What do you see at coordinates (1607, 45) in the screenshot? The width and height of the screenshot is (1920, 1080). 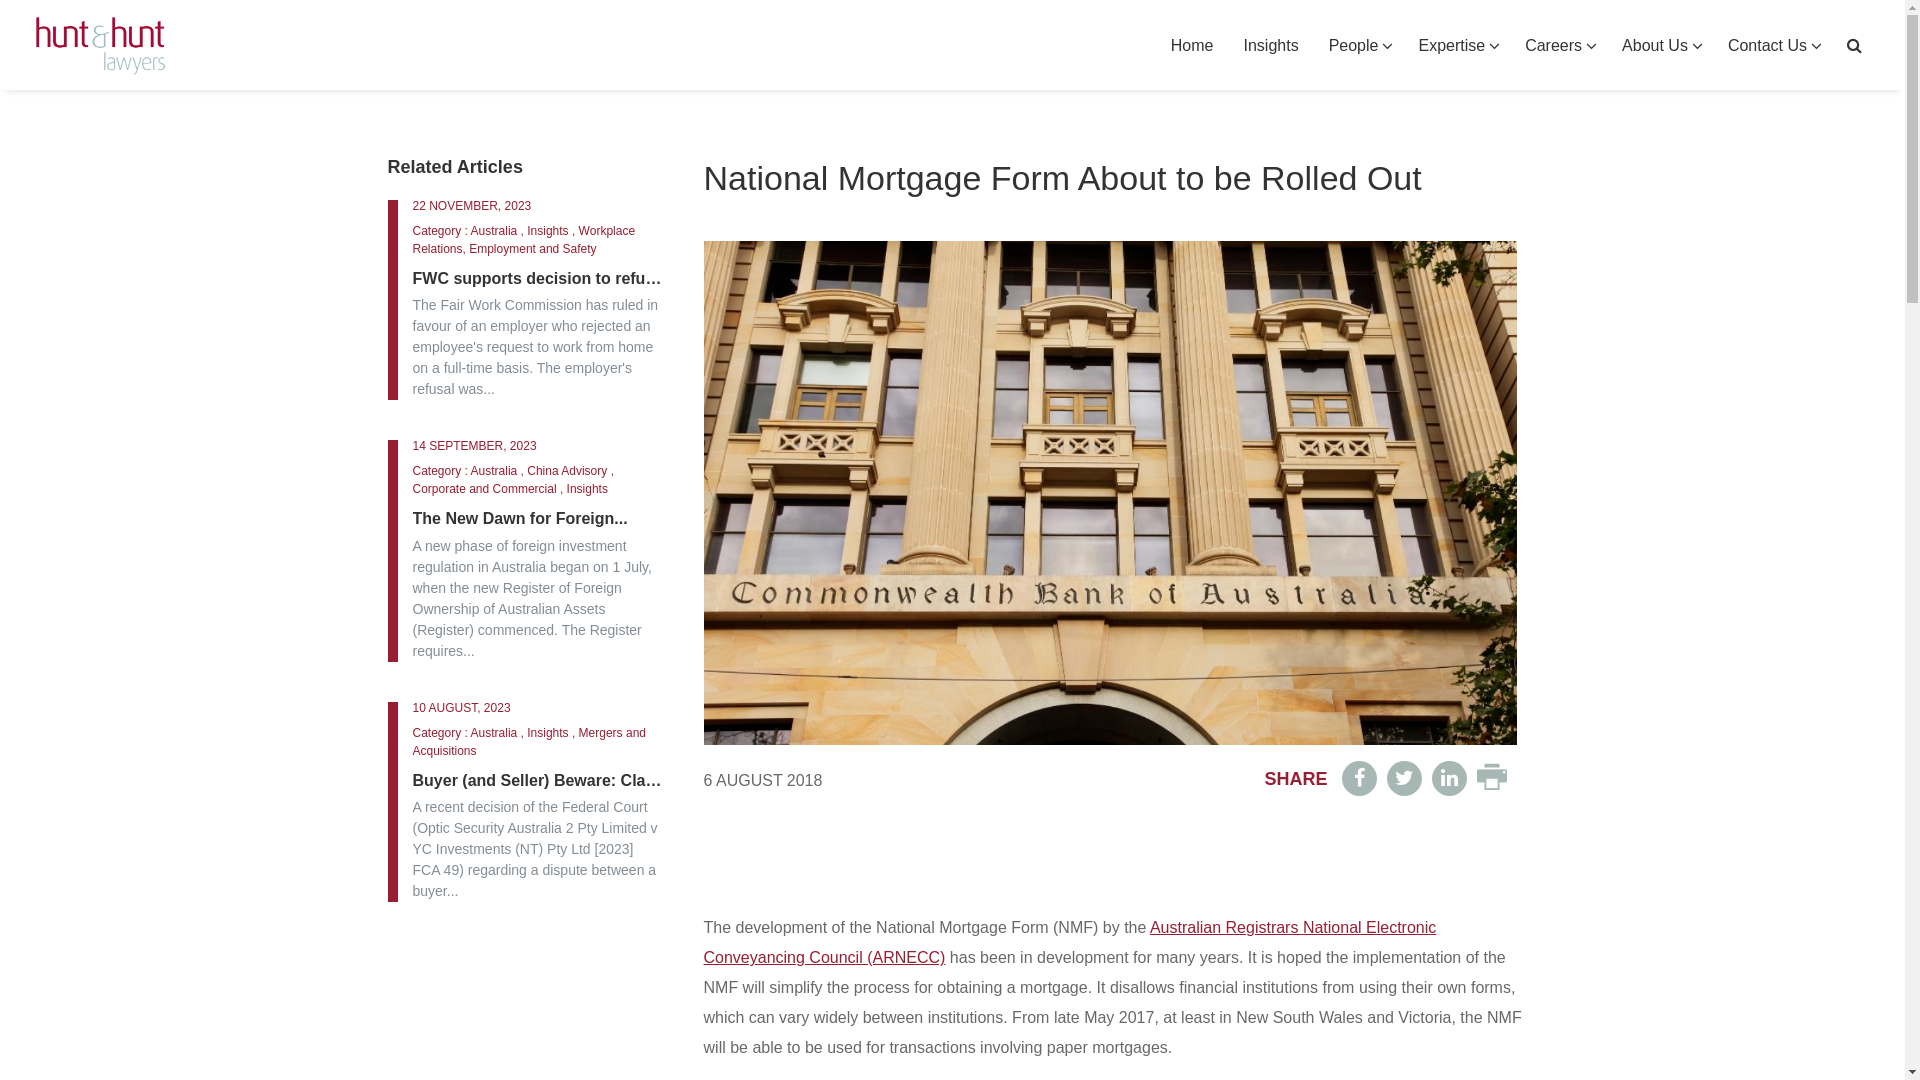 I see `'About Us'` at bounding box center [1607, 45].